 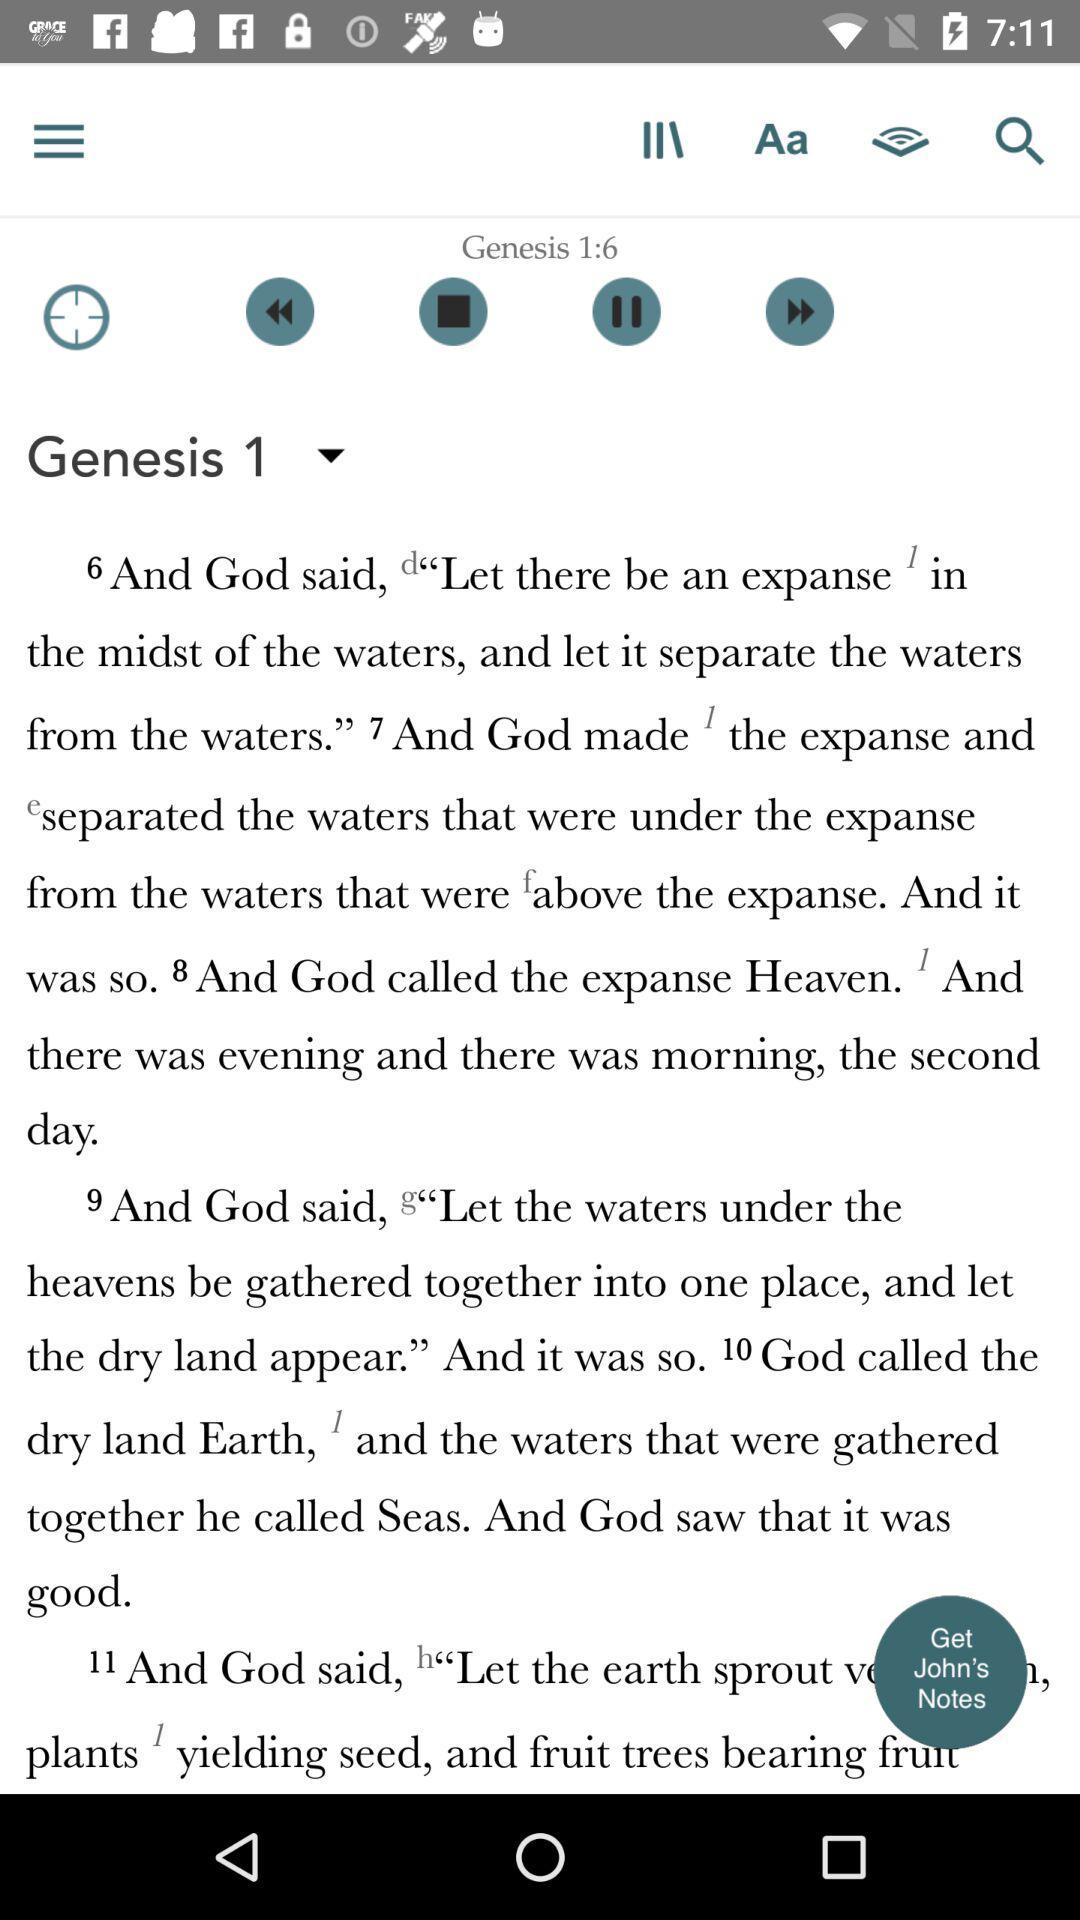 What do you see at coordinates (453, 310) in the screenshot?
I see `stop the reading` at bounding box center [453, 310].